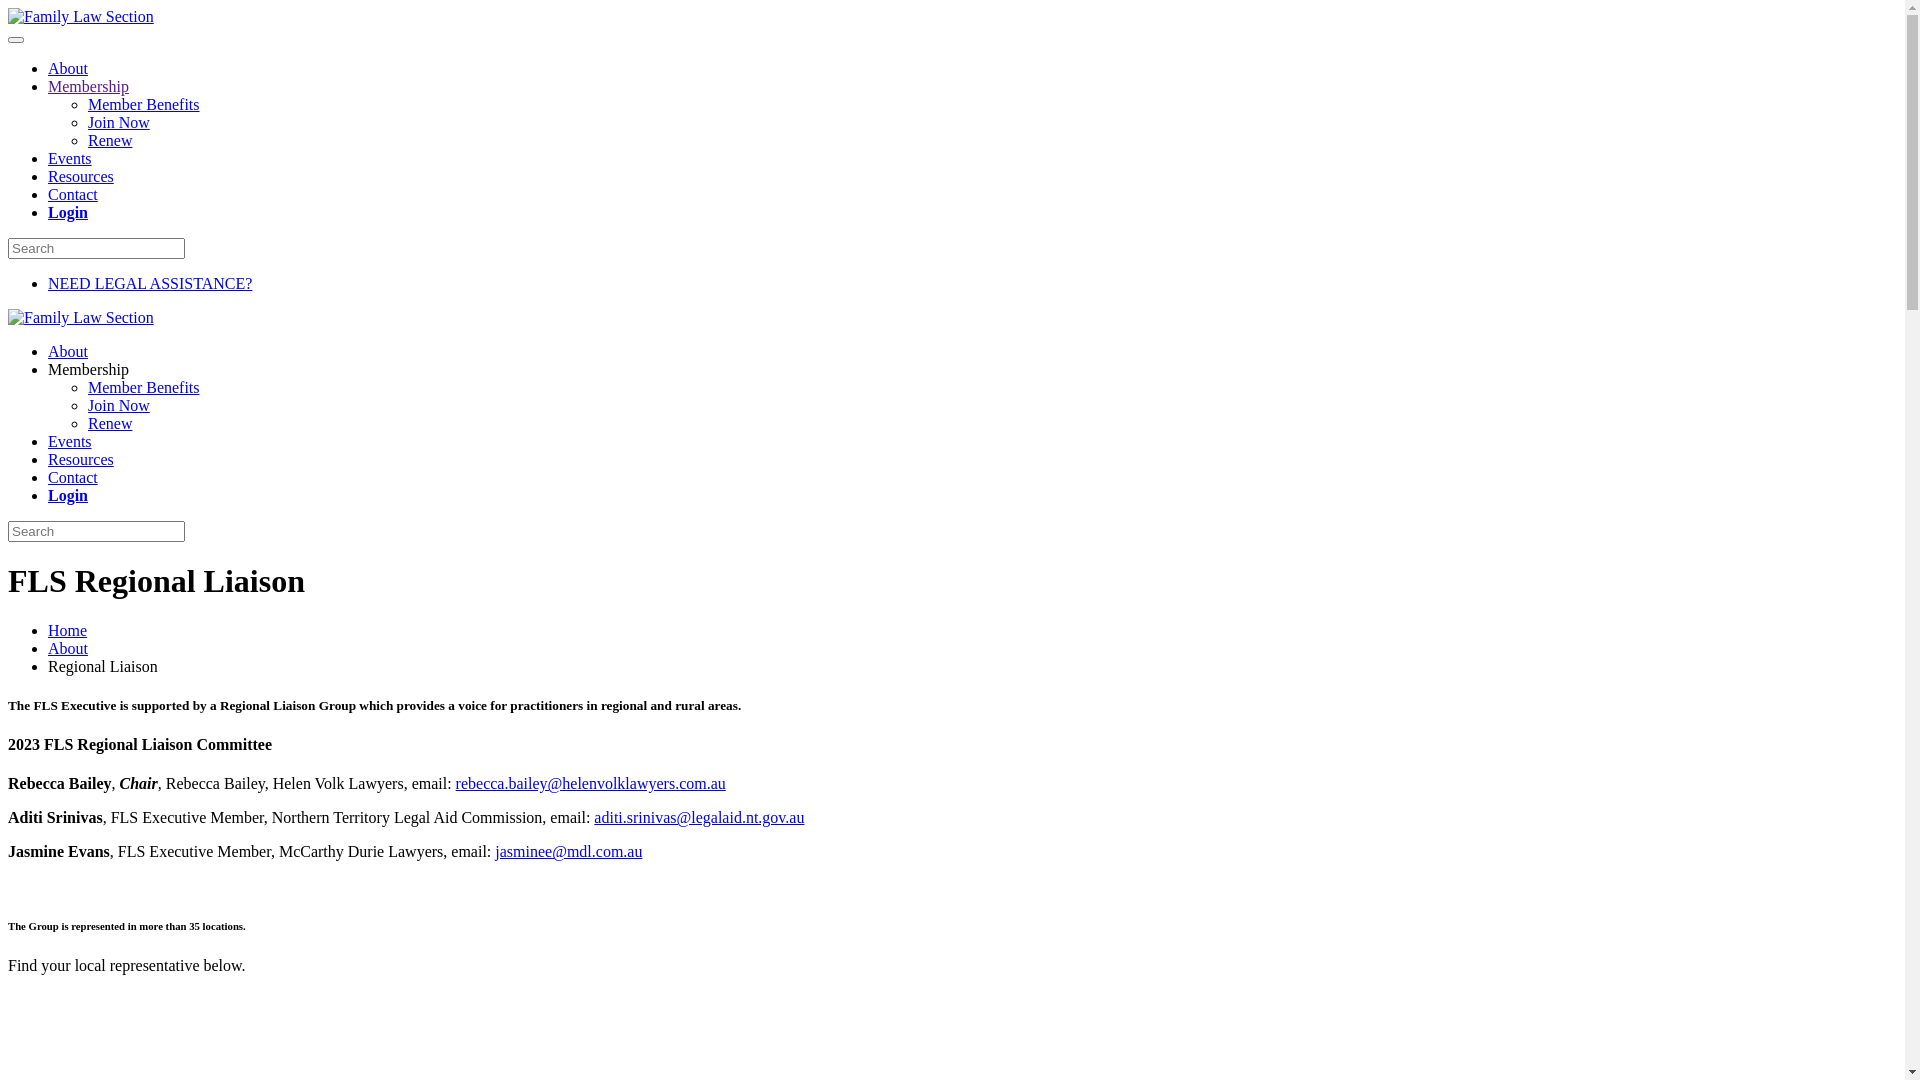  Describe the element at coordinates (72, 477) in the screenshot. I see `'Contact'` at that location.